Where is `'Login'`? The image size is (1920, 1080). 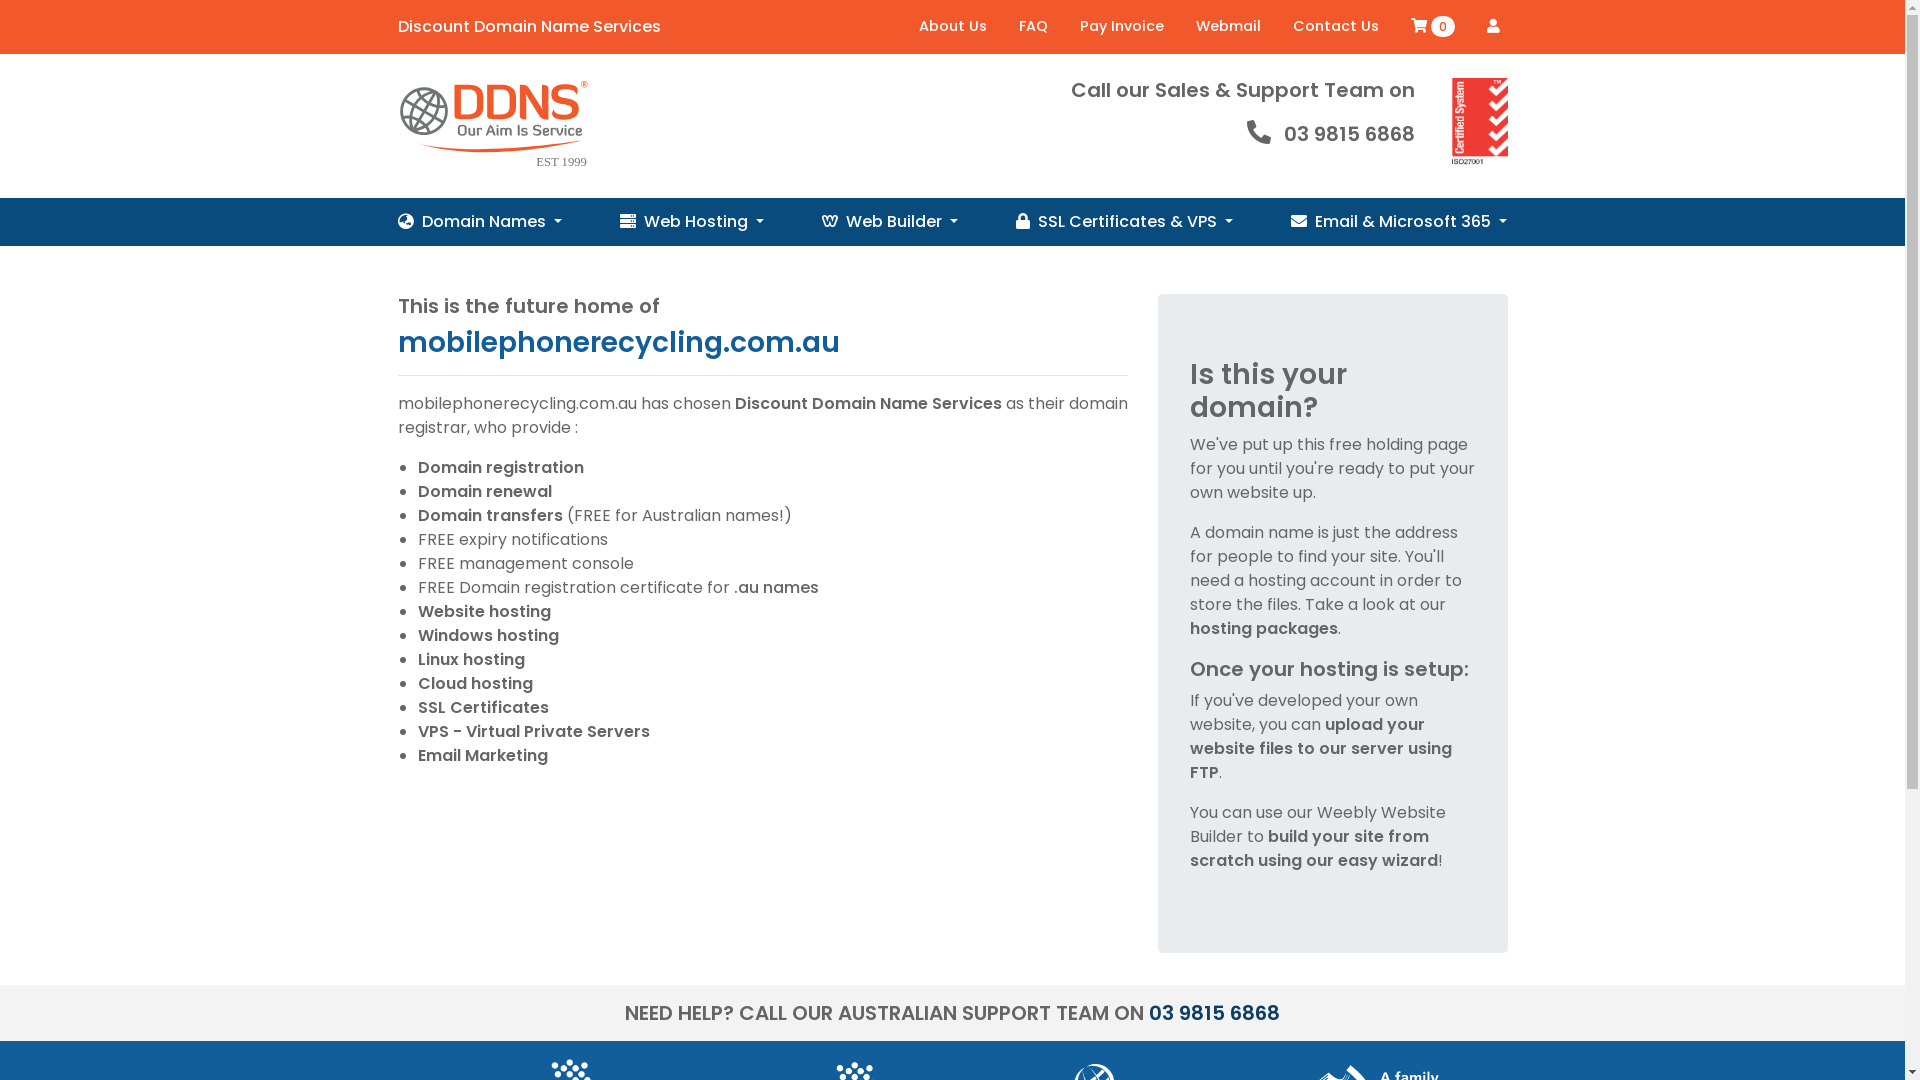
'Login' is located at coordinates (1492, 26).